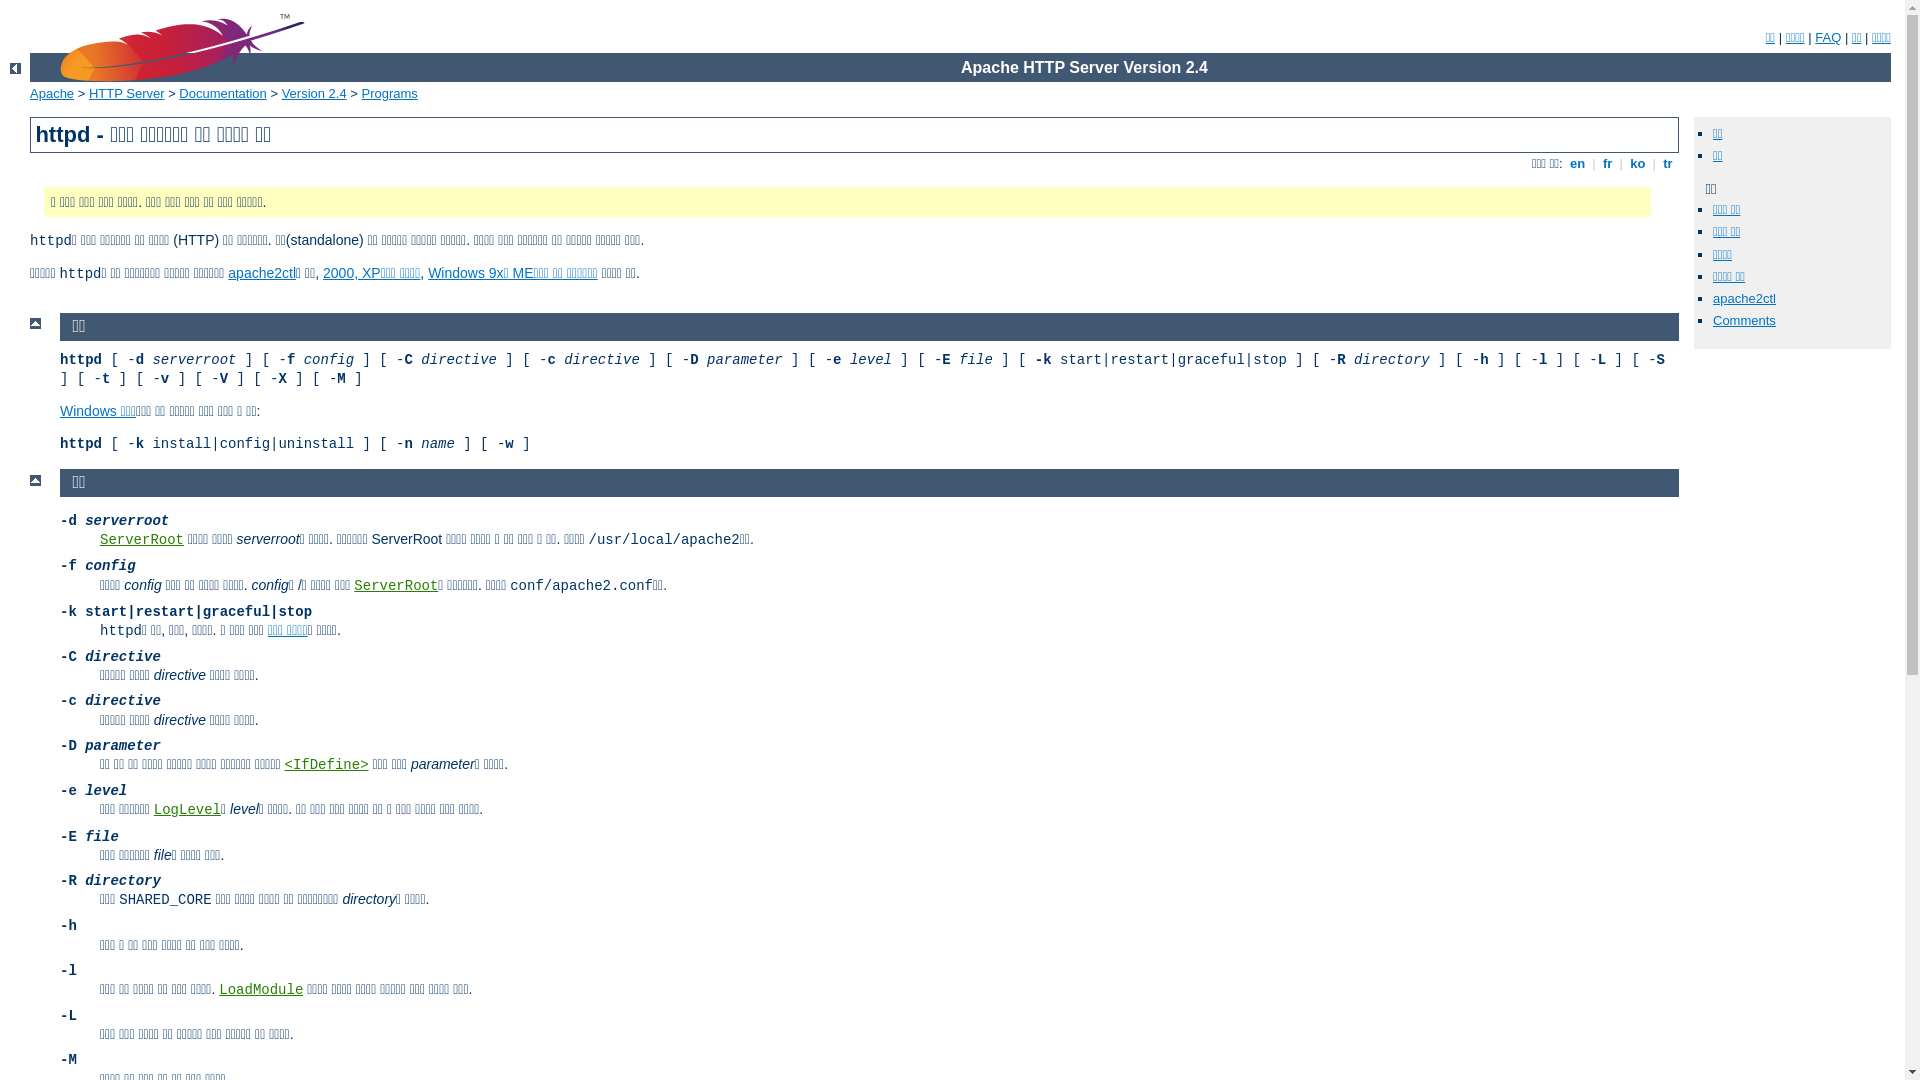 The image size is (1920, 1080). What do you see at coordinates (313, 93) in the screenshot?
I see `'Version 2.4'` at bounding box center [313, 93].